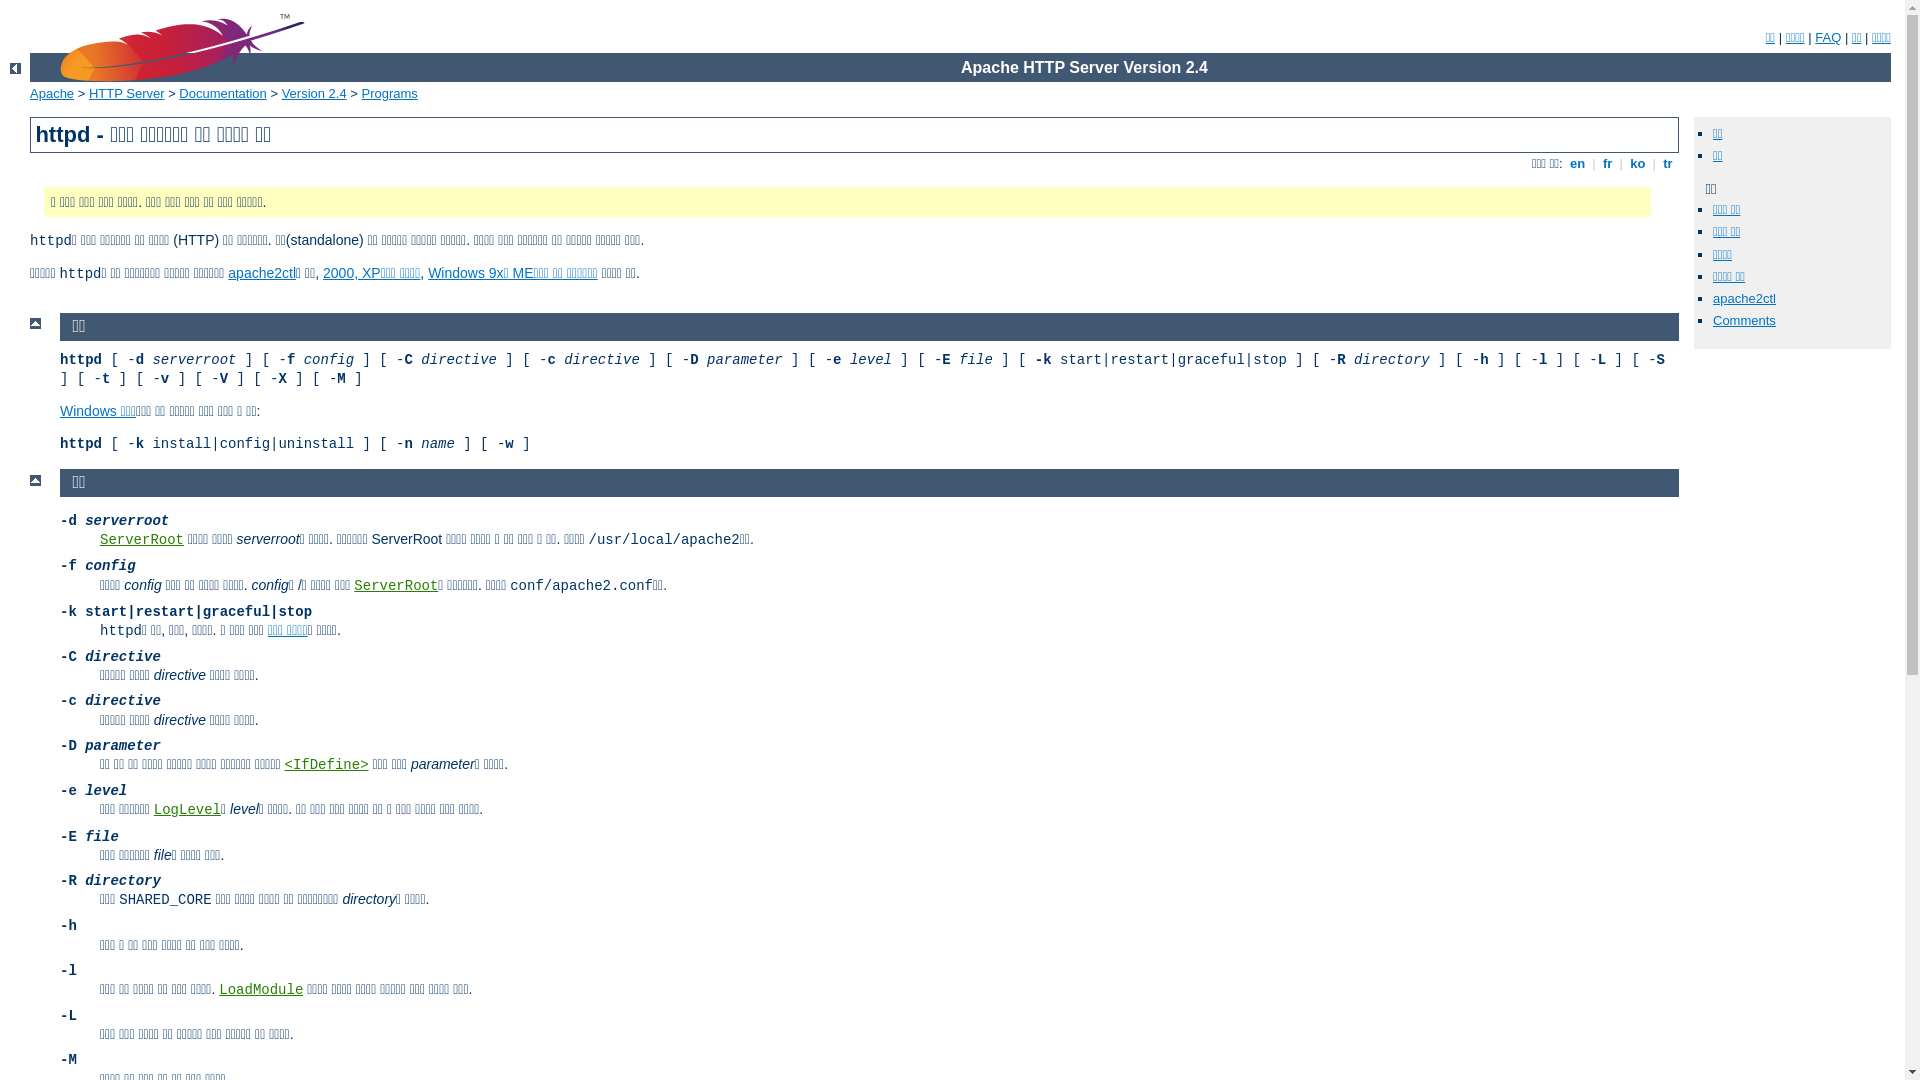 The image size is (1920, 1080). What do you see at coordinates (313, 93) in the screenshot?
I see `'Version 2.4'` at bounding box center [313, 93].